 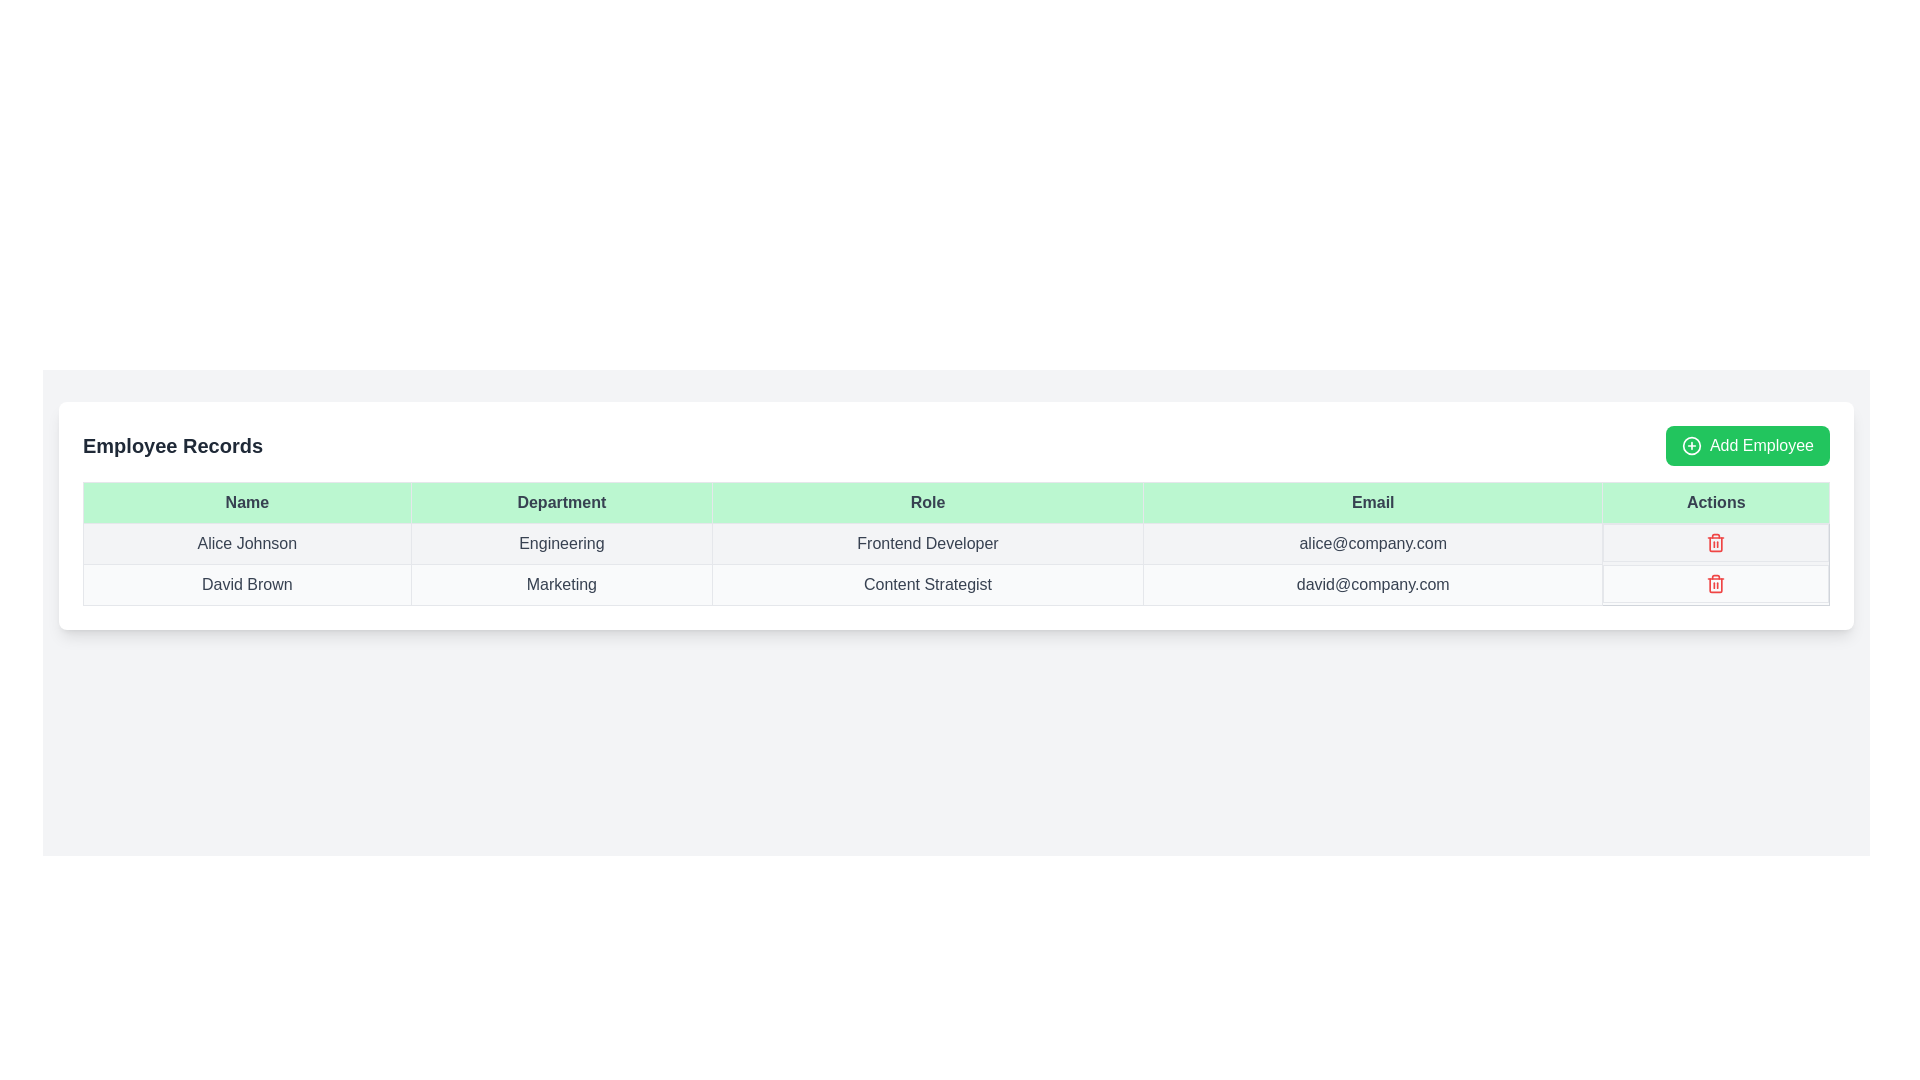 What do you see at coordinates (1715, 583) in the screenshot?
I see `the delete button located` at bounding box center [1715, 583].